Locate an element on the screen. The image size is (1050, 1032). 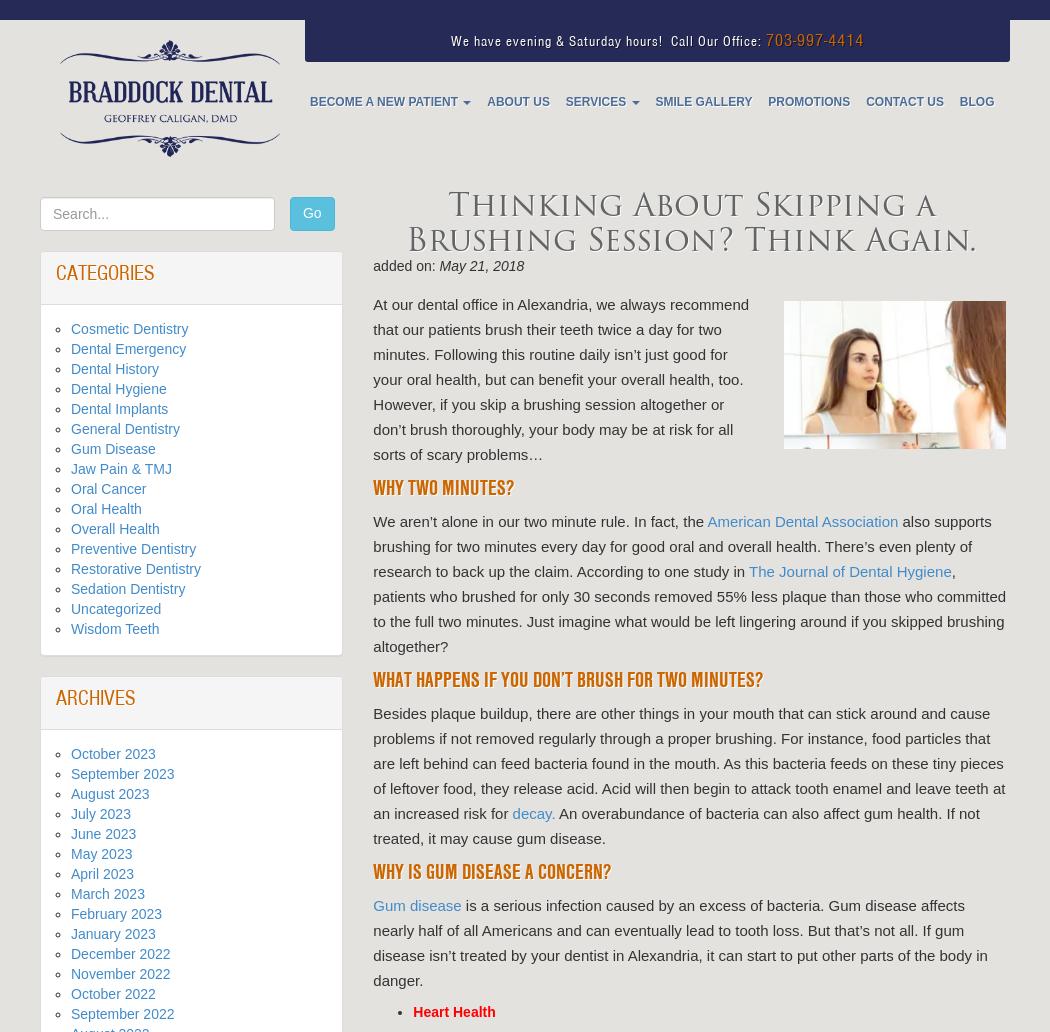
'Become a New Patient' is located at coordinates (385, 101).